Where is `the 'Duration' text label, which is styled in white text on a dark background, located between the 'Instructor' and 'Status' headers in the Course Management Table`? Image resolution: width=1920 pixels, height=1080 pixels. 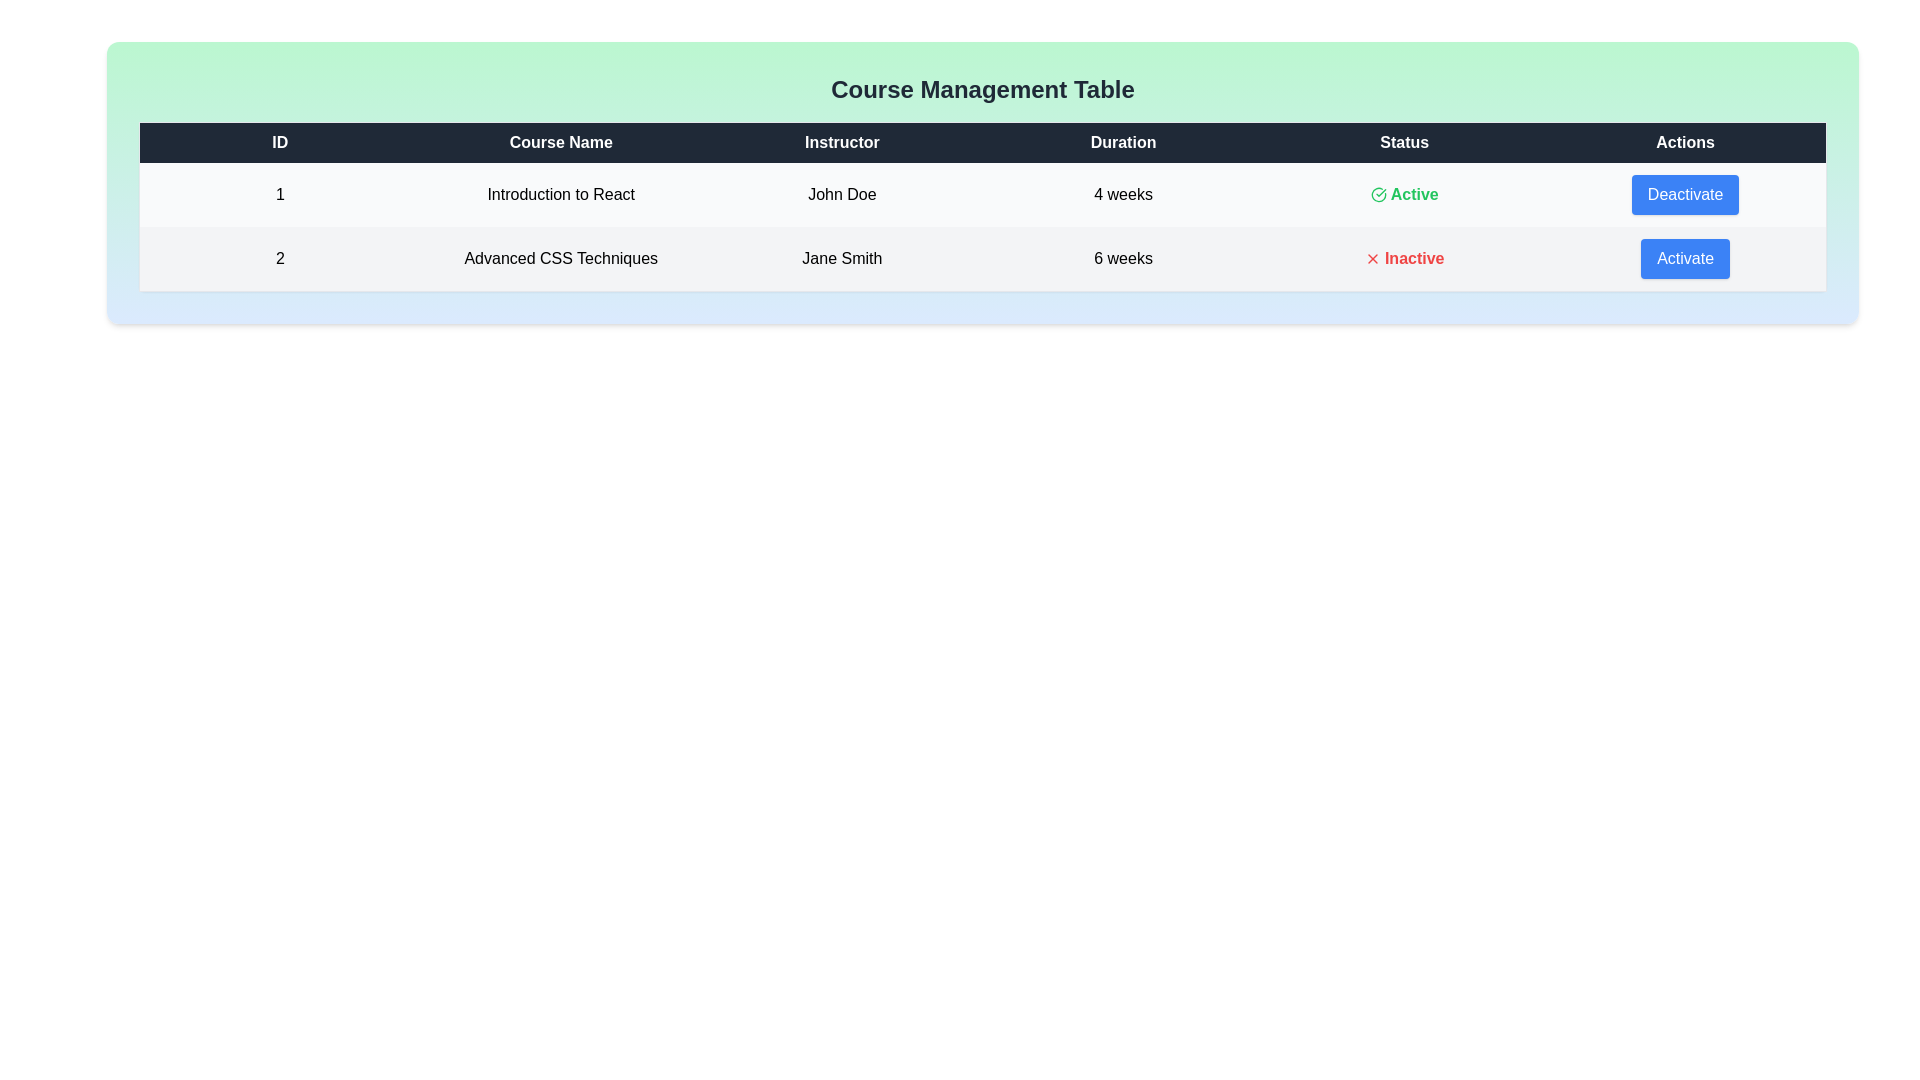
the 'Duration' text label, which is styled in white text on a dark background, located between the 'Instructor' and 'Status' headers in the Course Management Table is located at coordinates (1123, 141).